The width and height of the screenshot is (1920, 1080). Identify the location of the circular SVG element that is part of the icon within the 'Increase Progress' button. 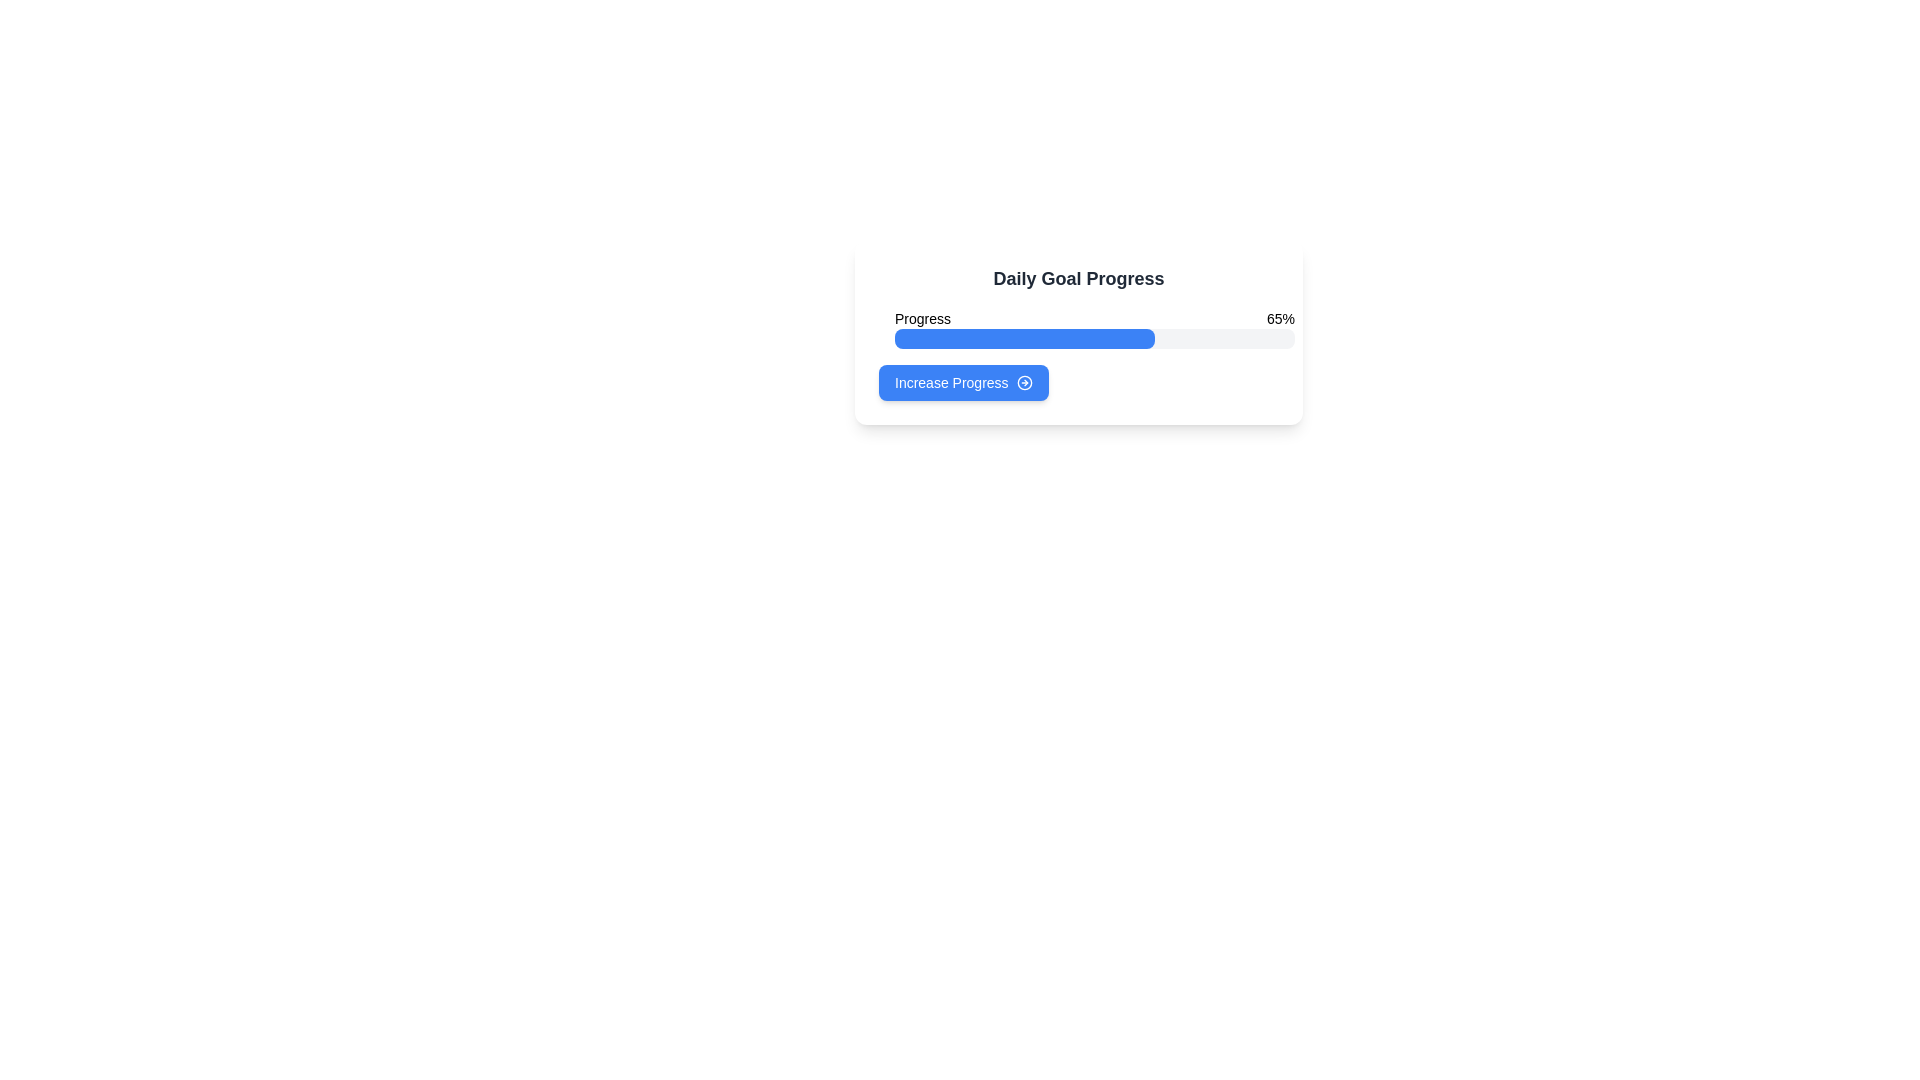
(1024, 382).